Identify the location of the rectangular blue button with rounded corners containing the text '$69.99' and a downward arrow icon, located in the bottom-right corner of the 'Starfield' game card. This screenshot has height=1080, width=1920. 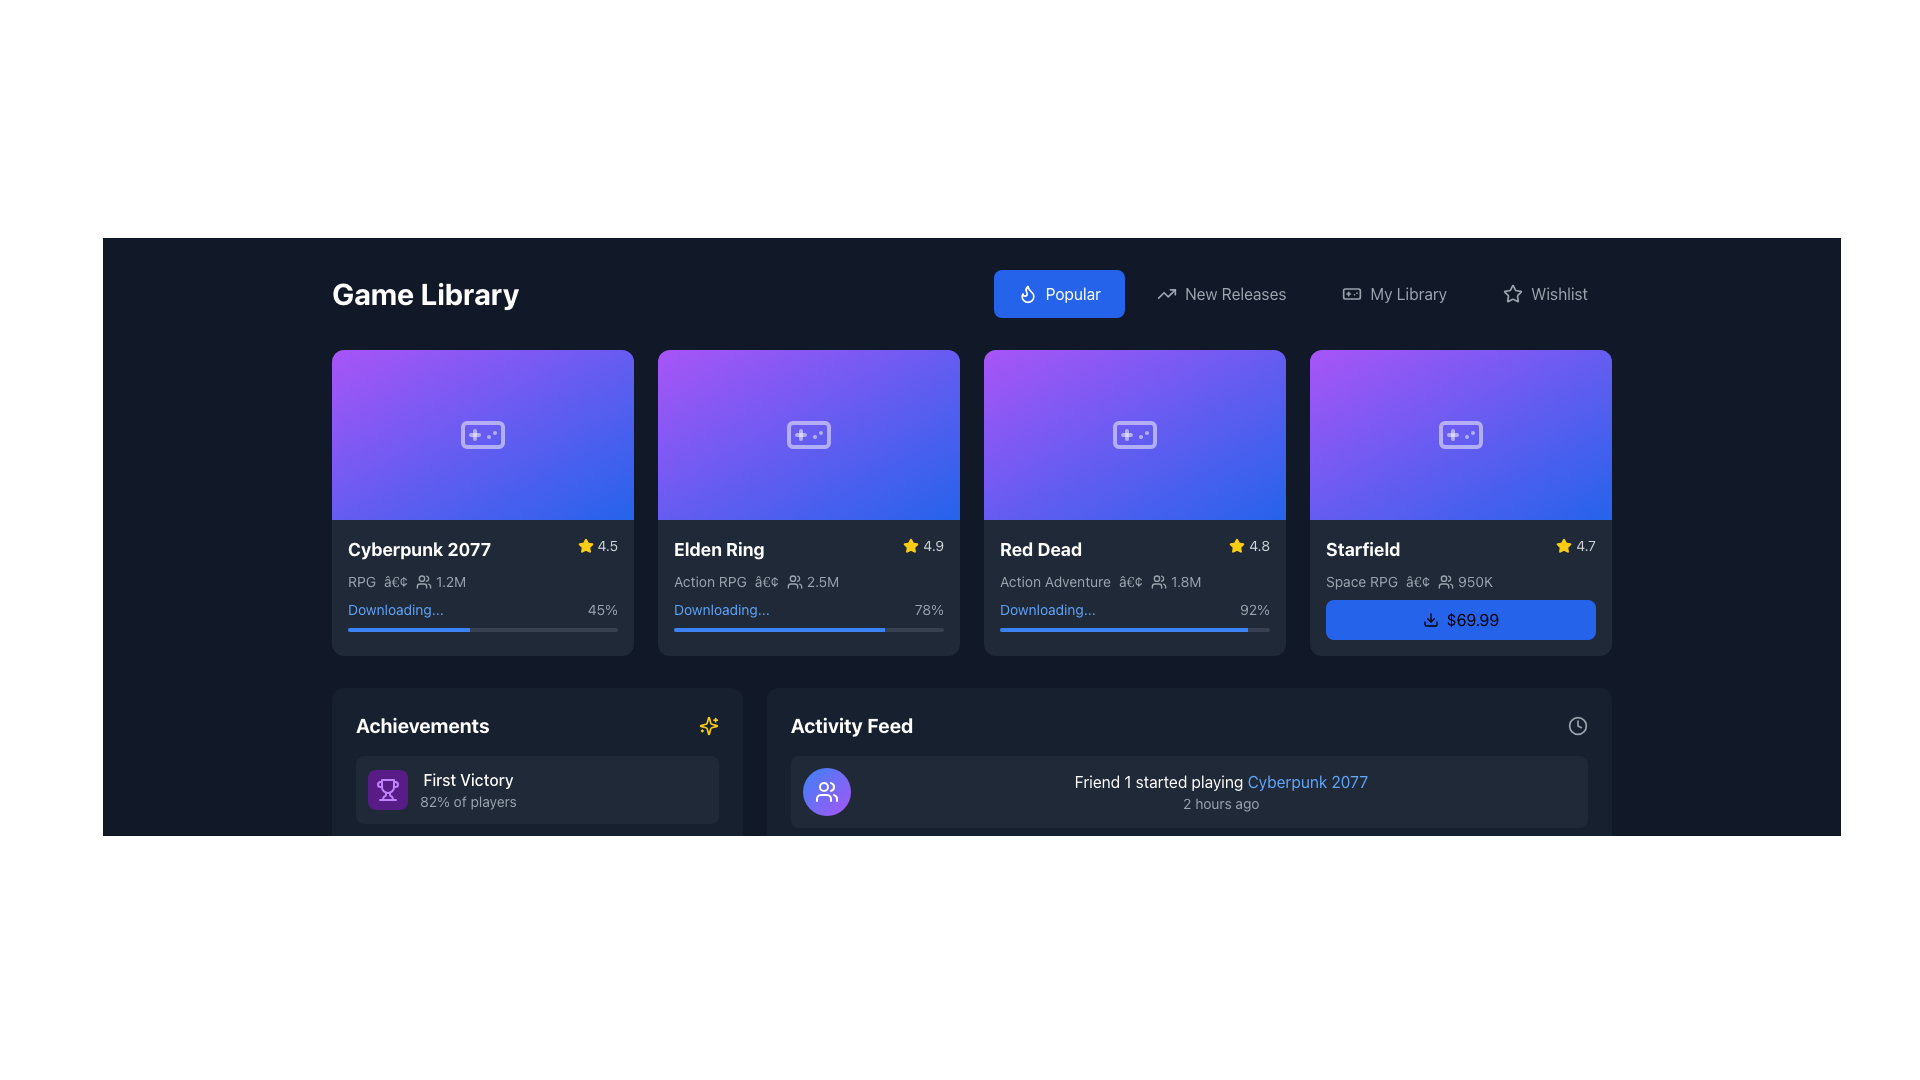
(1460, 617).